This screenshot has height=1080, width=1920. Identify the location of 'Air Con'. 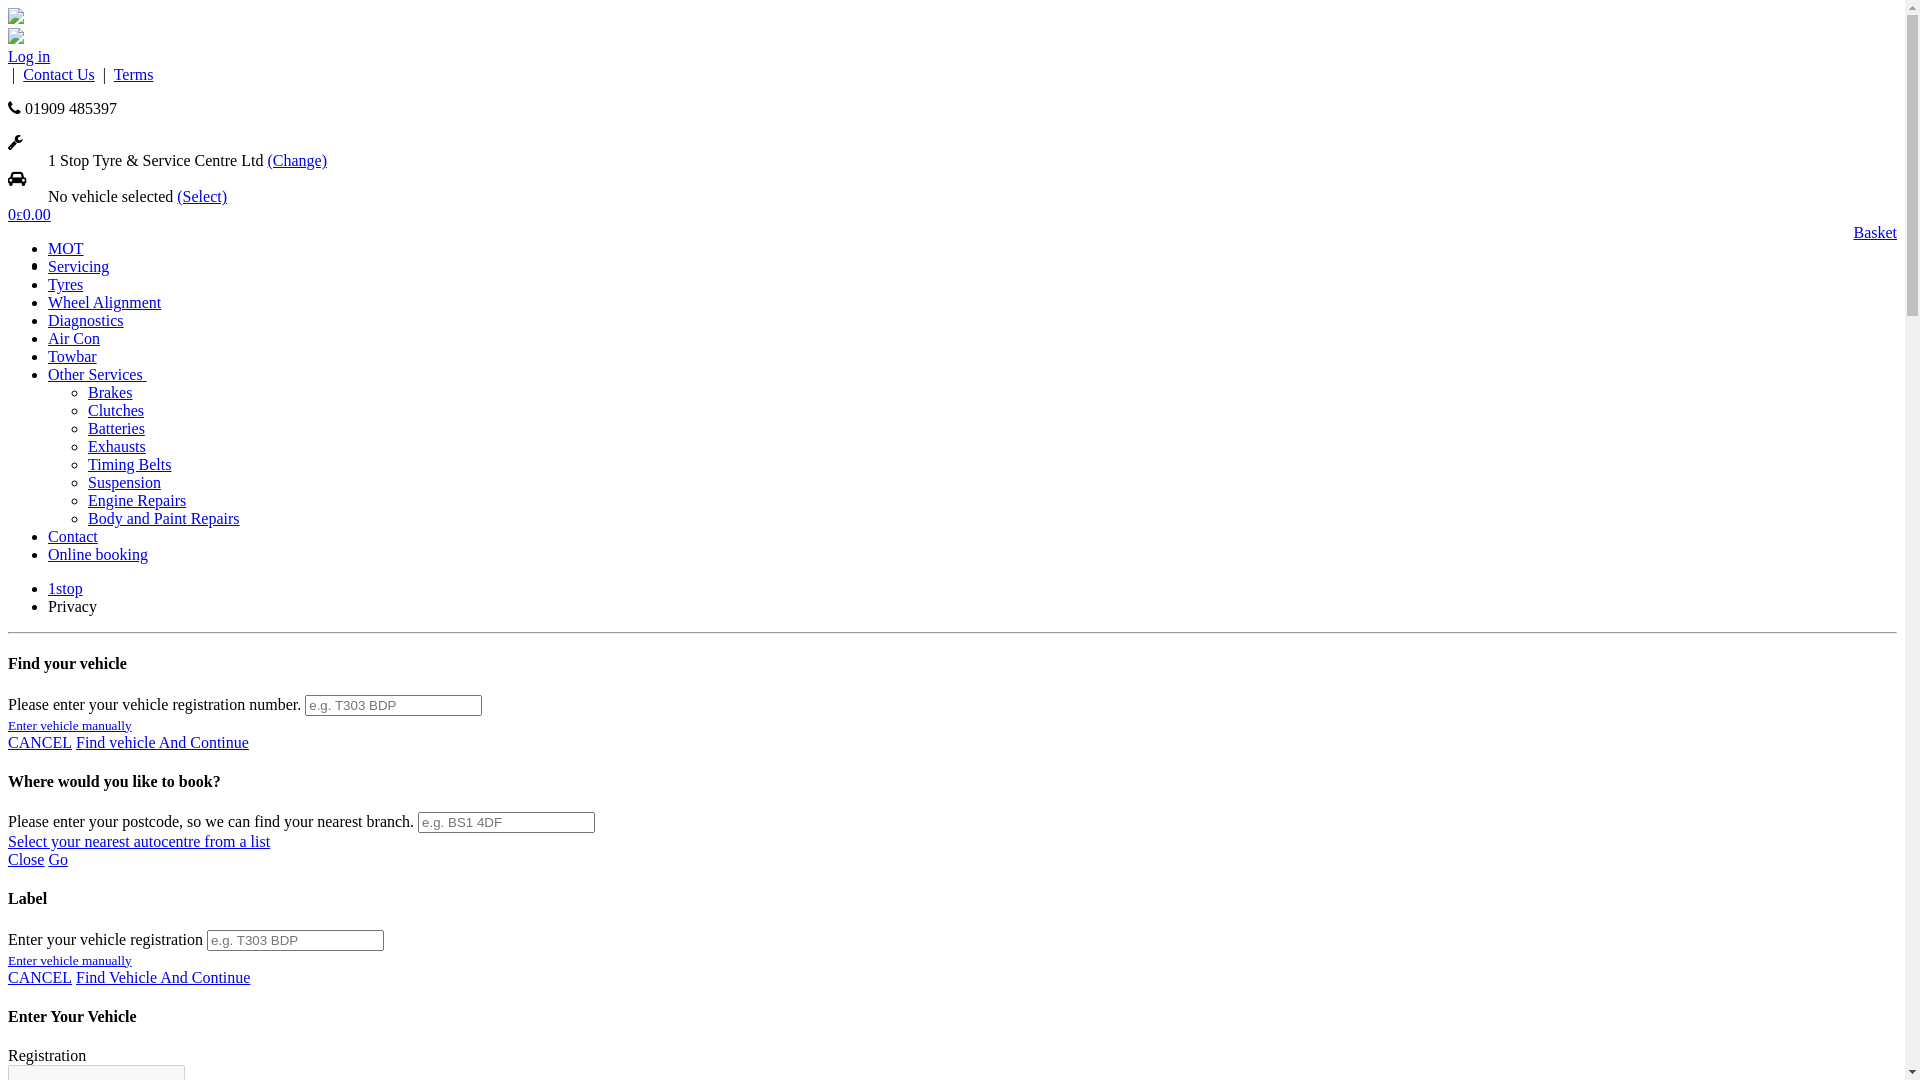
(73, 337).